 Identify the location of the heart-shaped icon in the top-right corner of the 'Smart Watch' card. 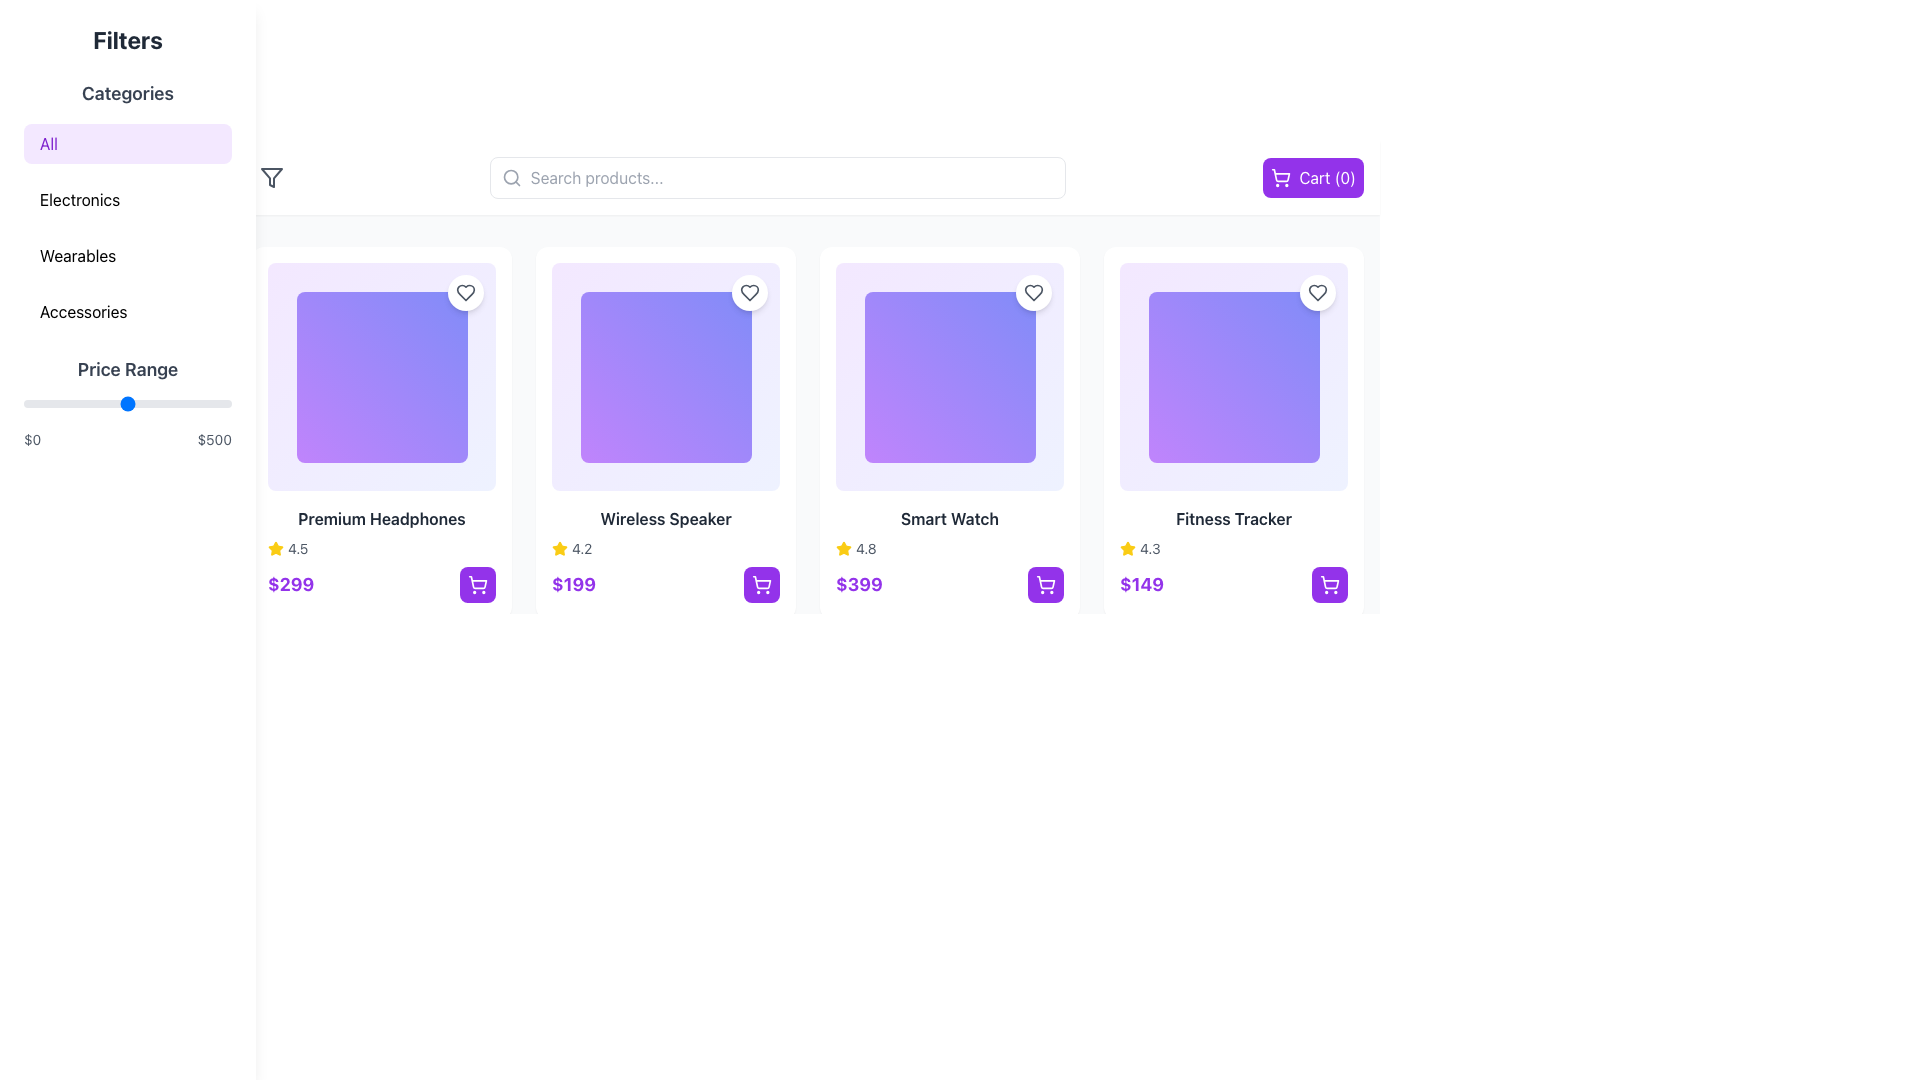
(1033, 293).